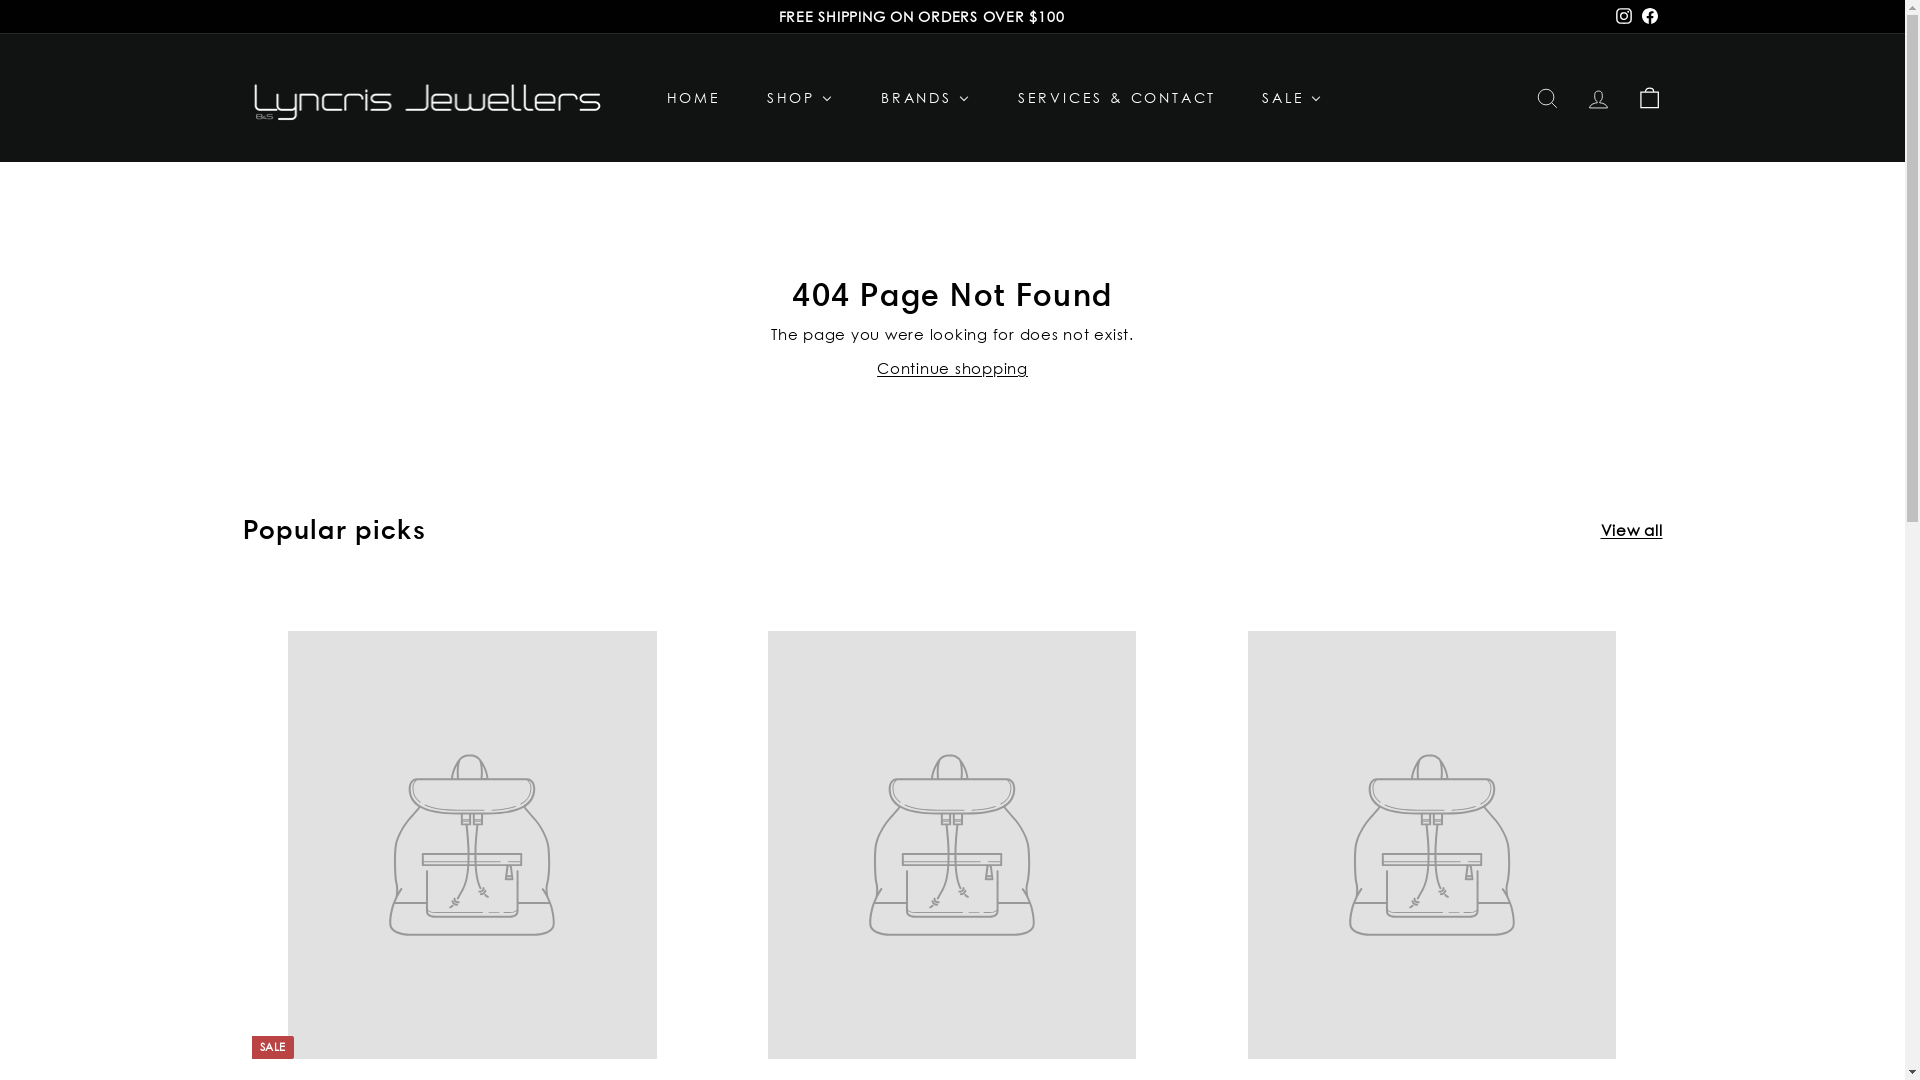 The width and height of the screenshot is (1920, 1080). Describe the element at coordinates (1572, 98) in the screenshot. I see `'ACCOUNT'` at that location.